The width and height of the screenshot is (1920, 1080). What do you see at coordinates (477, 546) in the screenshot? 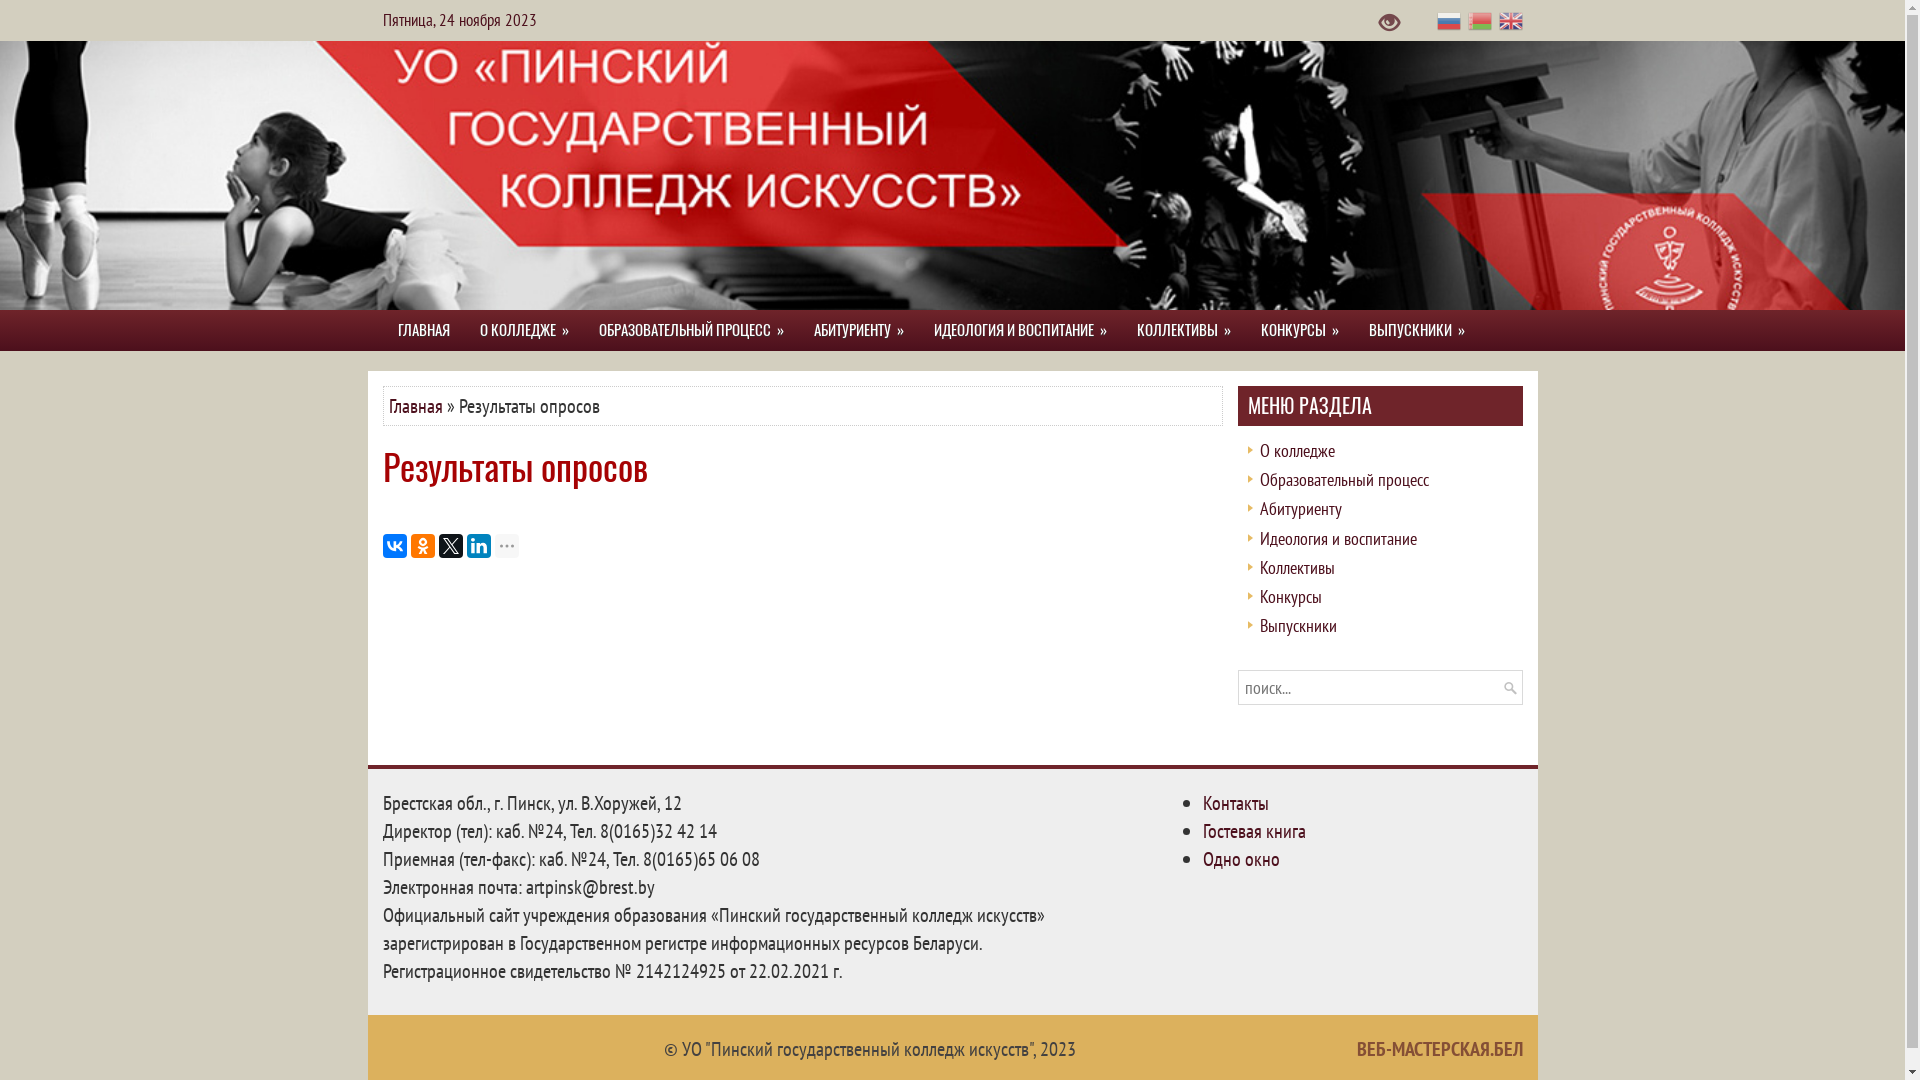
I see `'LinkedIn'` at bounding box center [477, 546].